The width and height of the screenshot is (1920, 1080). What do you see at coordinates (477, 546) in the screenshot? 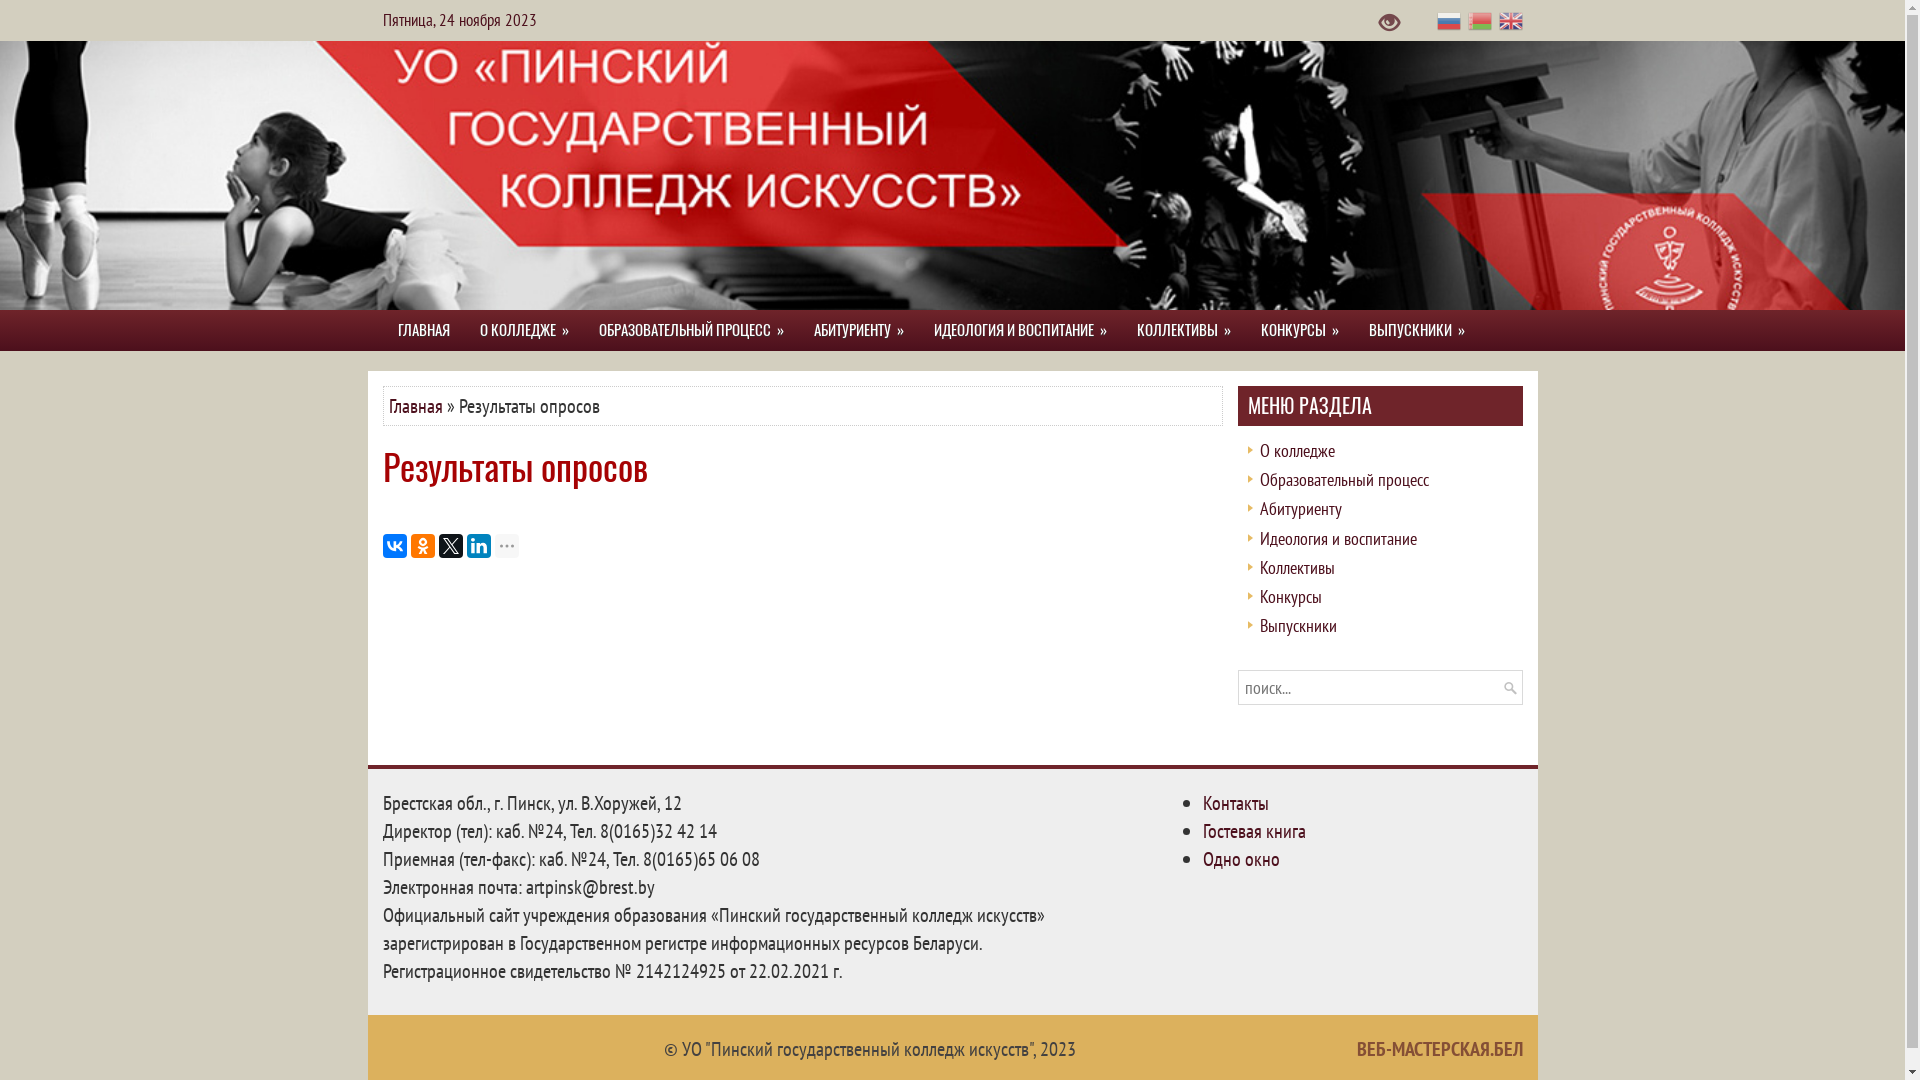
I see `'LinkedIn'` at bounding box center [477, 546].